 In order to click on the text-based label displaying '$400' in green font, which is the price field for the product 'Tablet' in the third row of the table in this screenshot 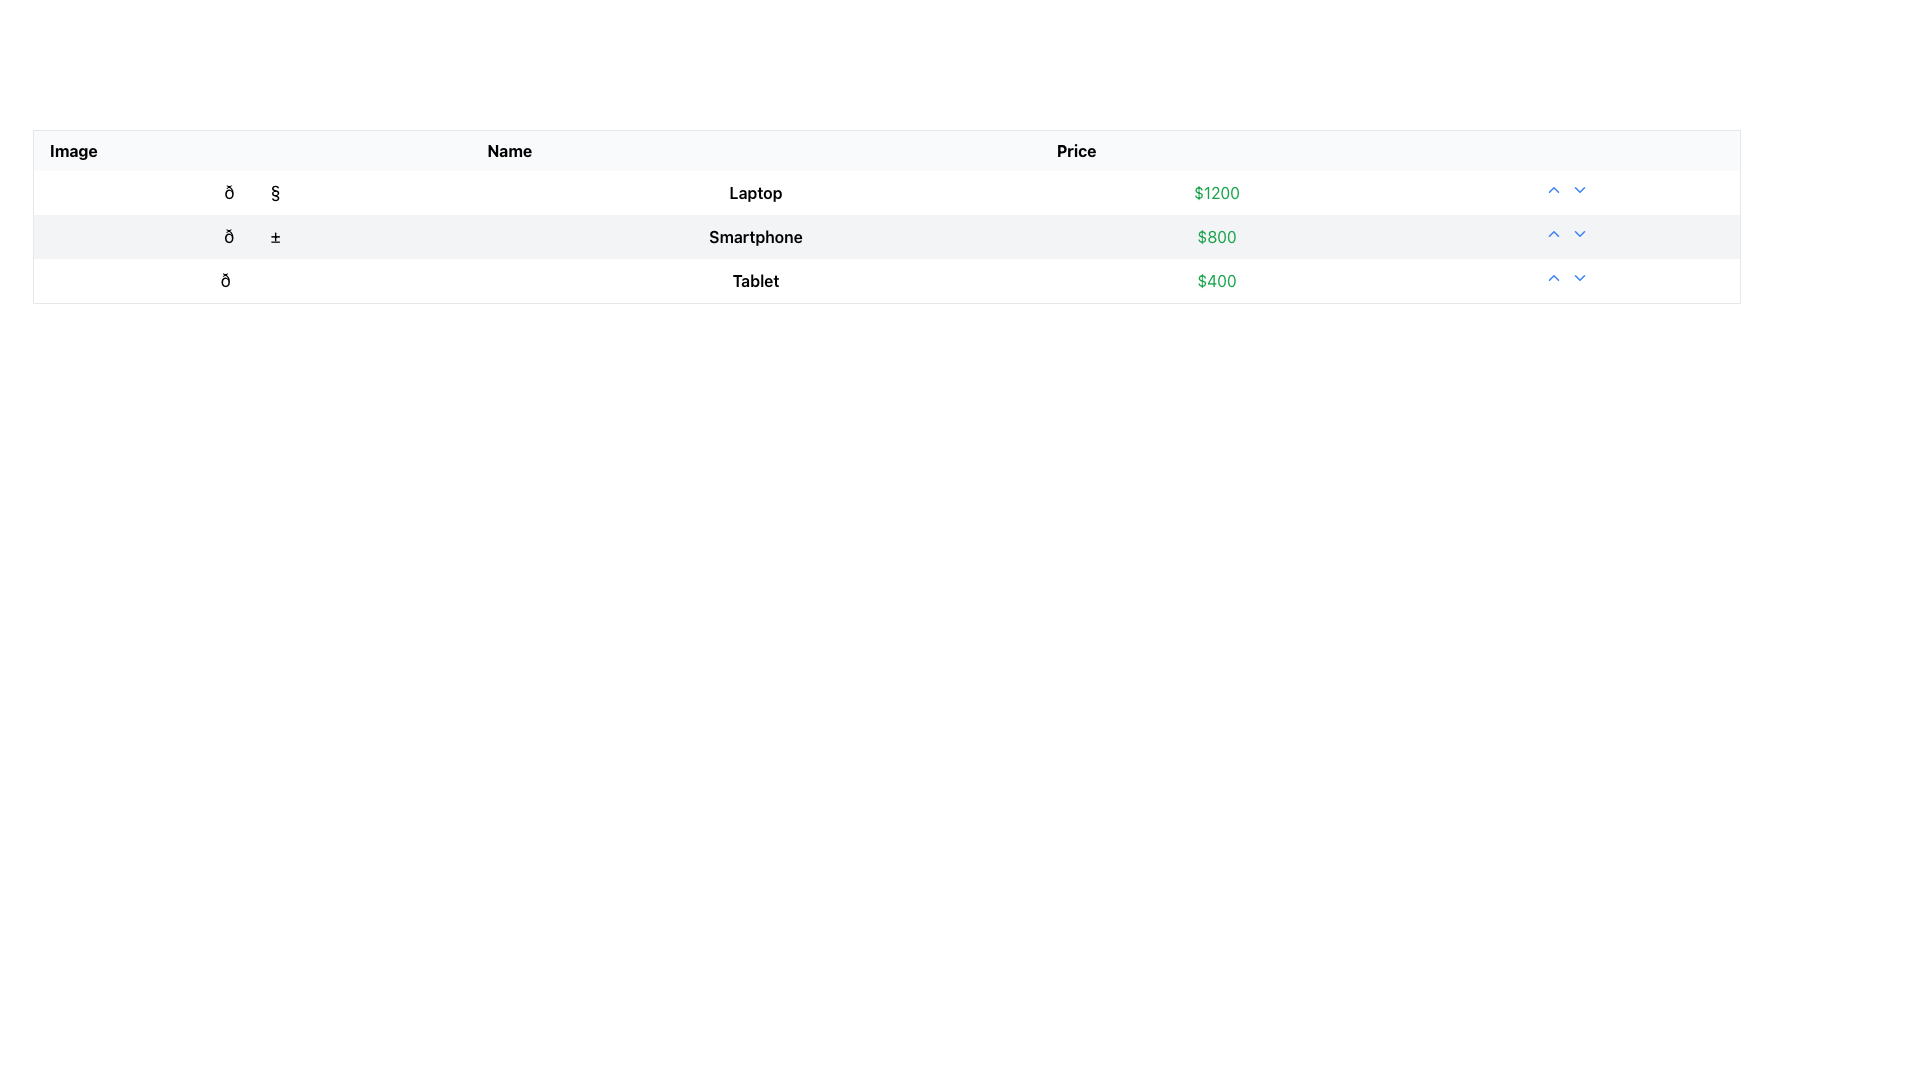, I will do `click(1216, 281)`.